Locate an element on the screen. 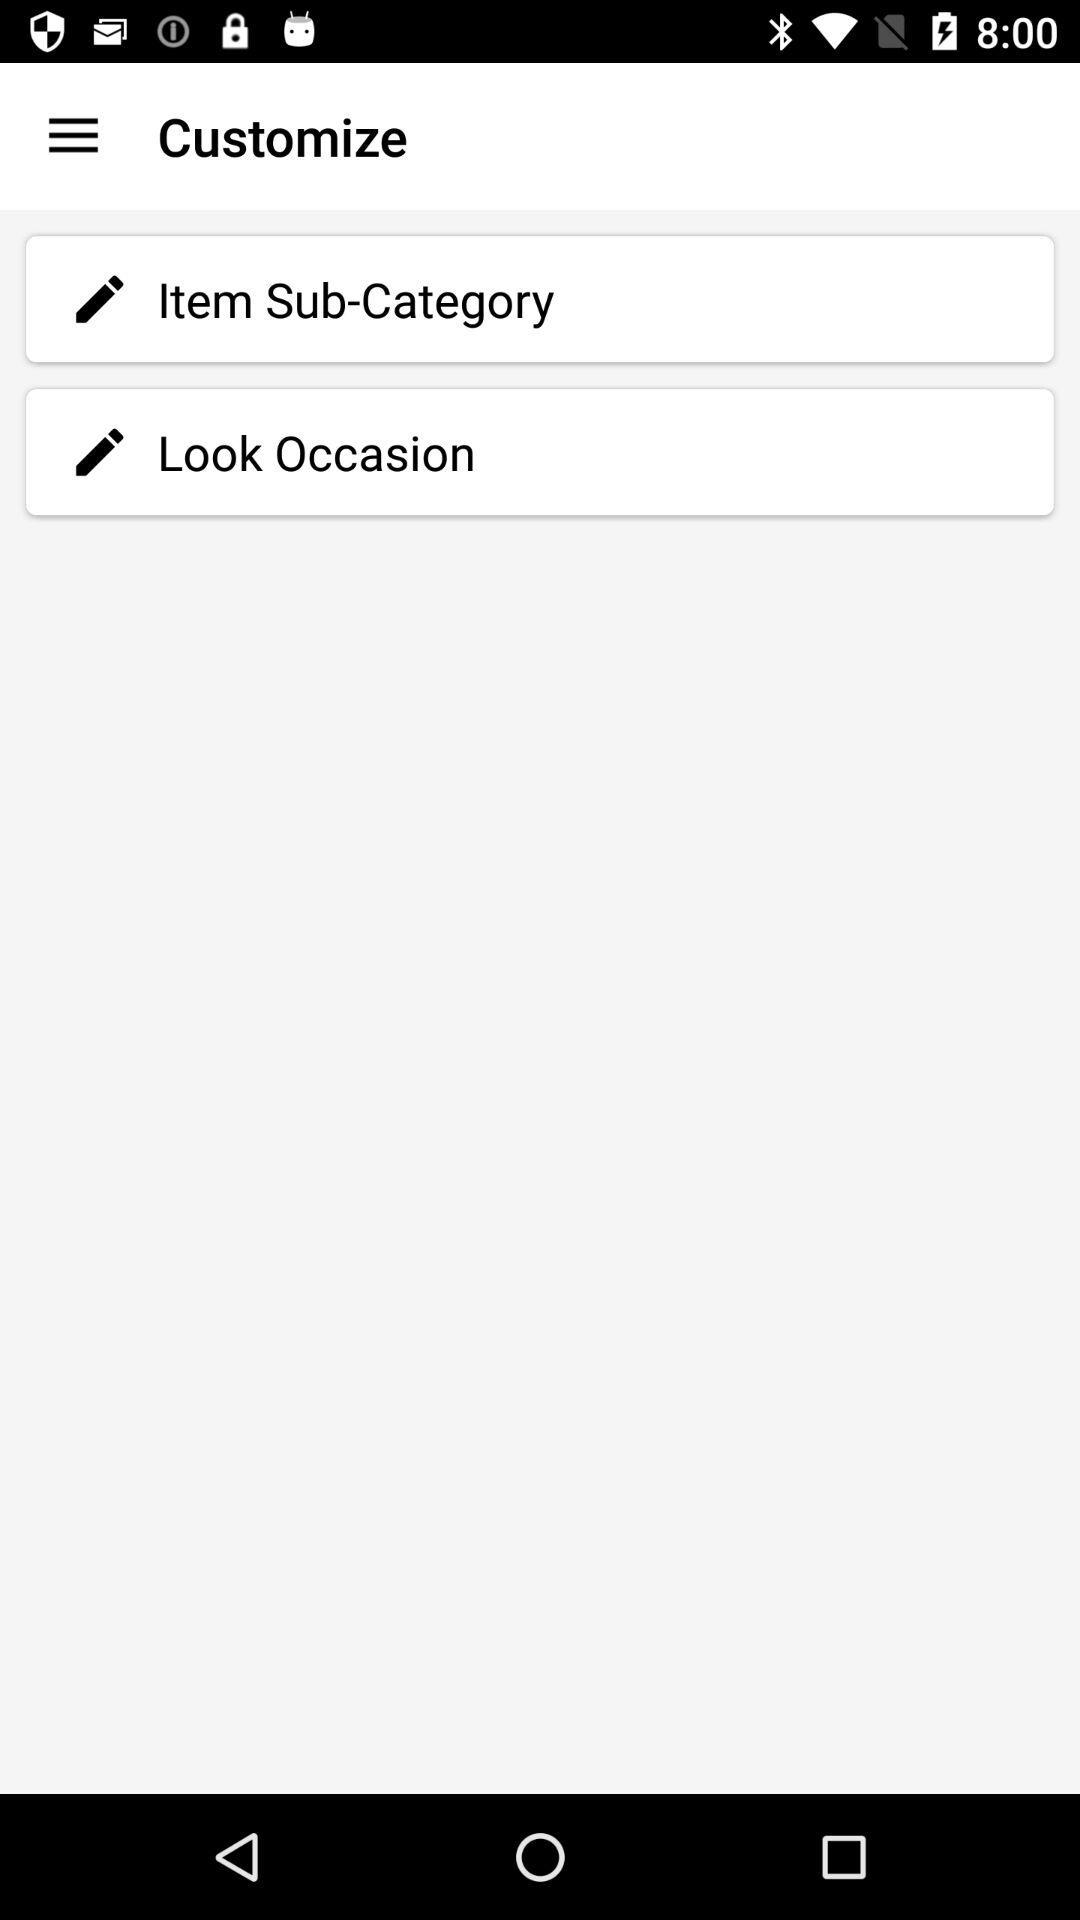 This screenshot has height=1920, width=1080. the item sub-category is located at coordinates (540, 298).